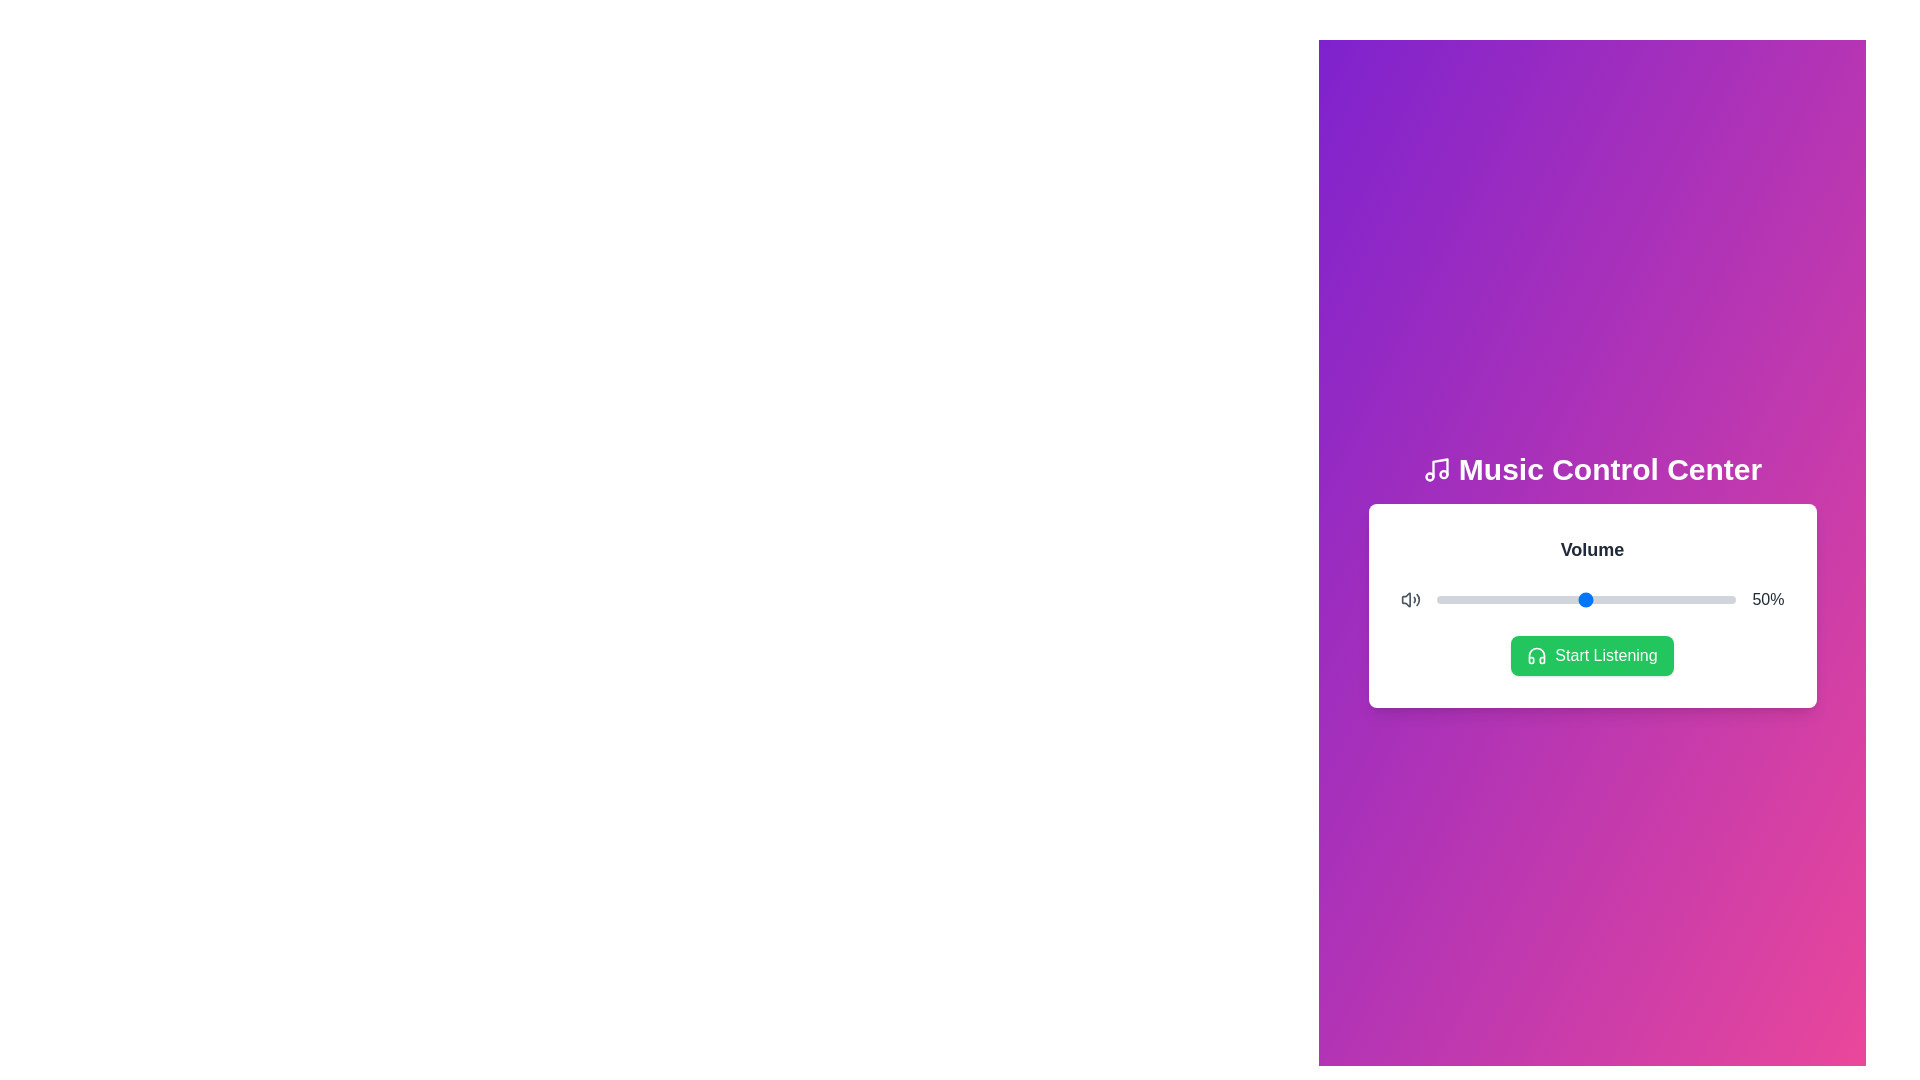  I want to click on the volume slider to 33%, so click(1534, 599).